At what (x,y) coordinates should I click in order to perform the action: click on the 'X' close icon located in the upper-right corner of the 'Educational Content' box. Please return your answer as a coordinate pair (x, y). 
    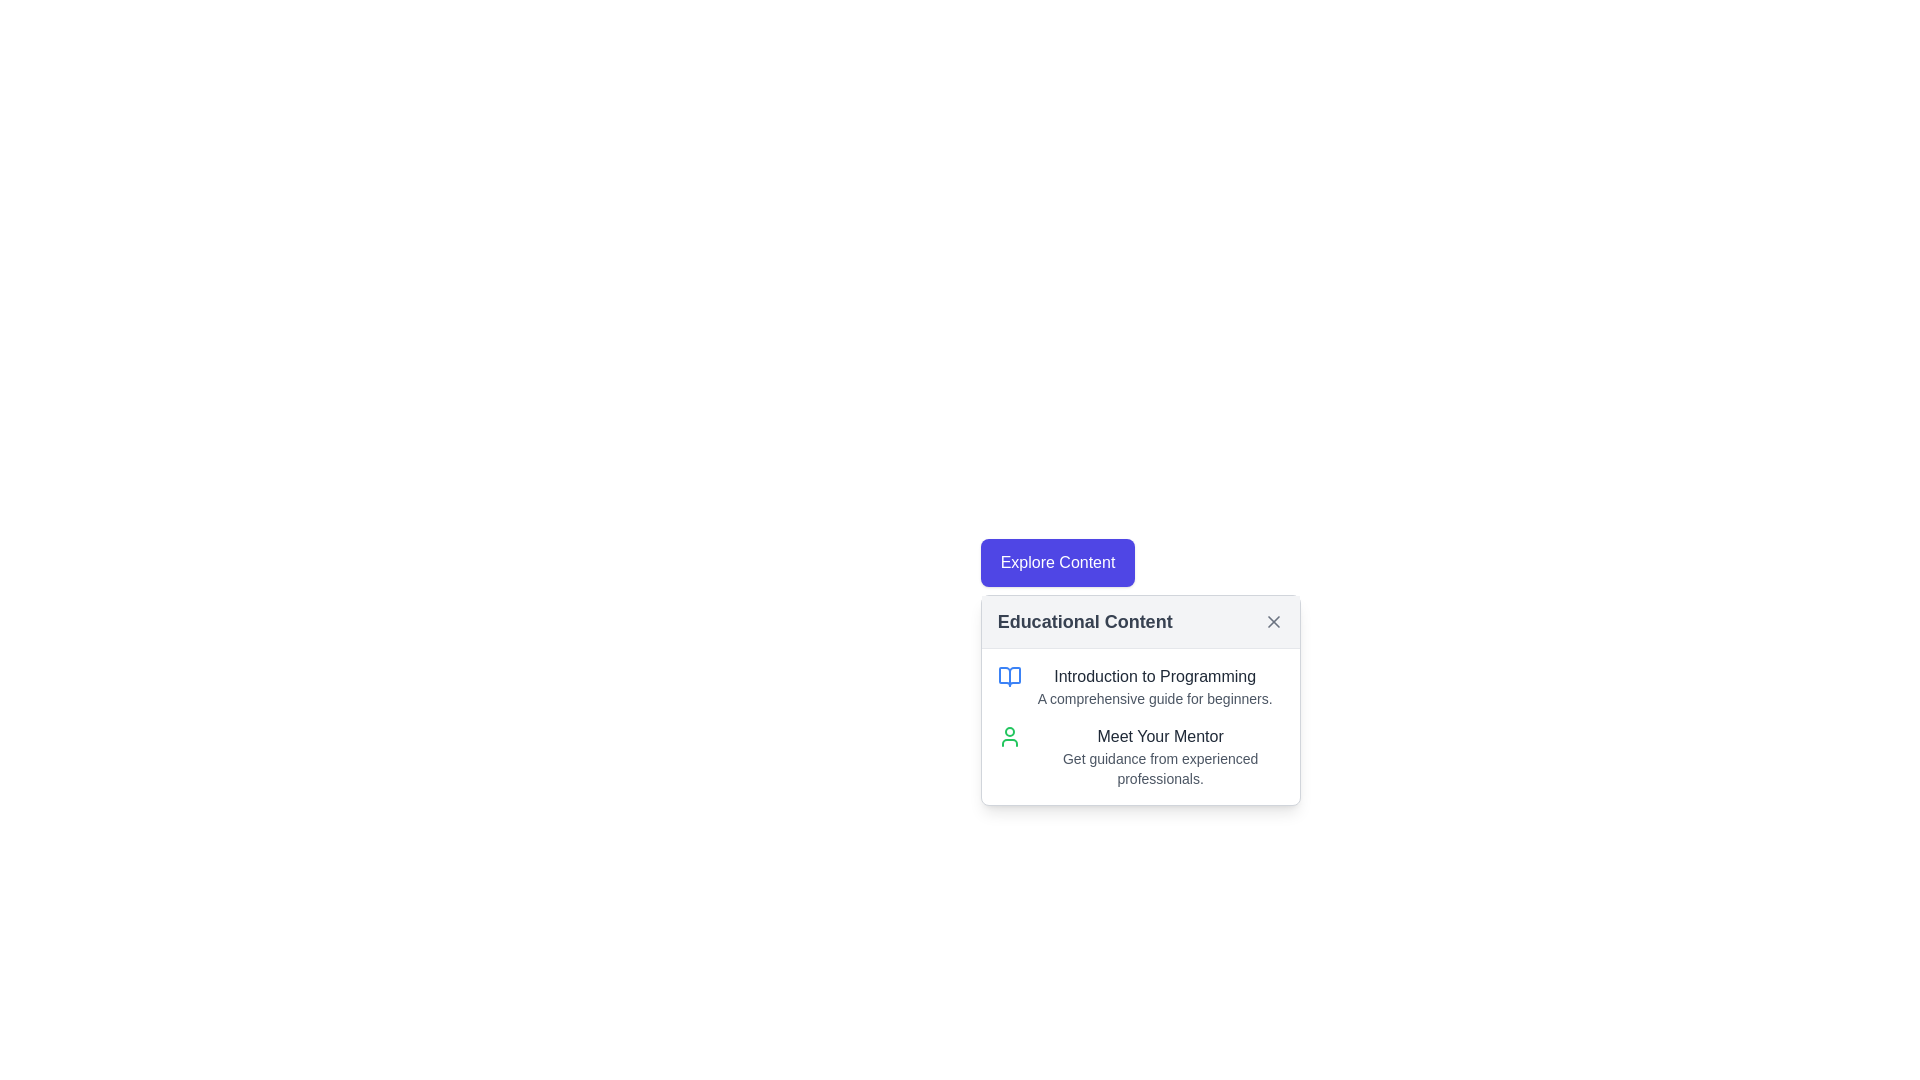
    Looking at the image, I should click on (1272, 620).